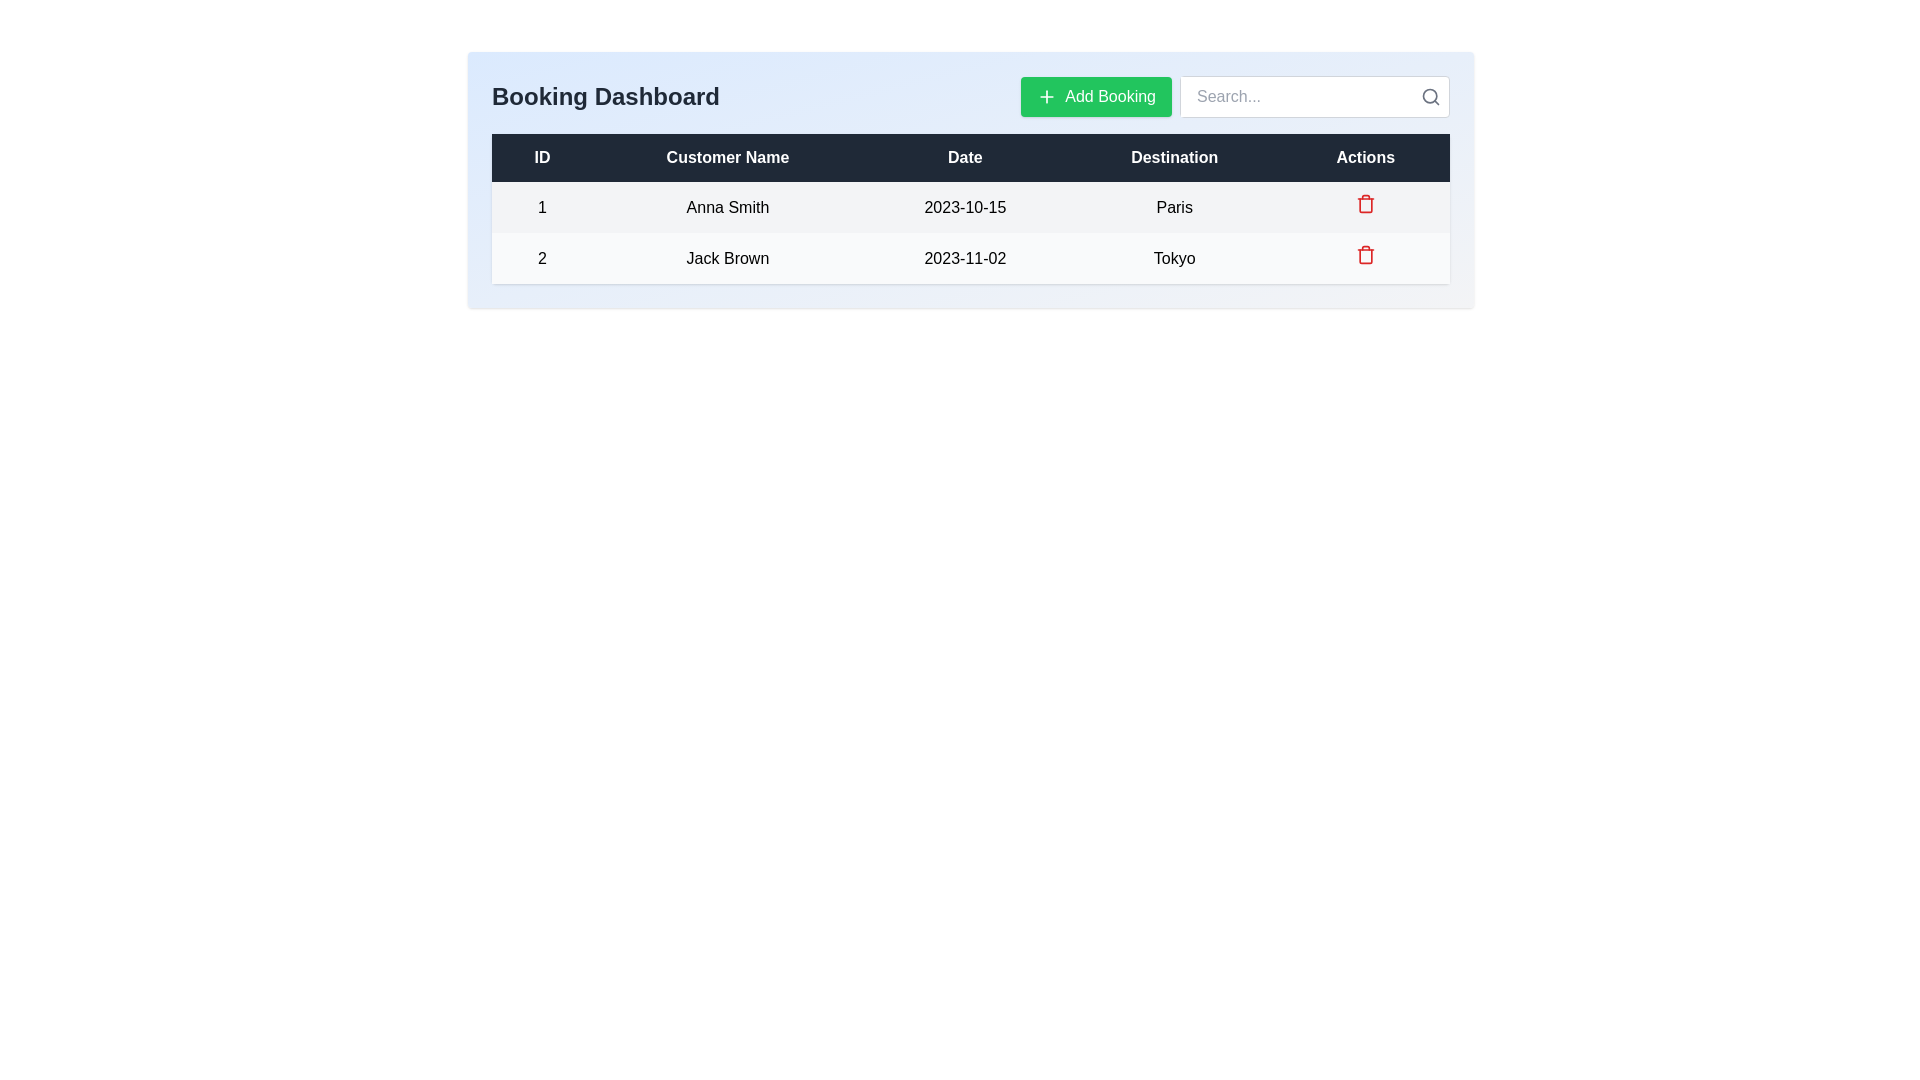 The image size is (1920, 1080). Describe the element at coordinates (1046, 96) in the screenshot. I see `the plus sign SVG icon located on the left side of the 'Add Booking' button, which is green with white text` at that location.